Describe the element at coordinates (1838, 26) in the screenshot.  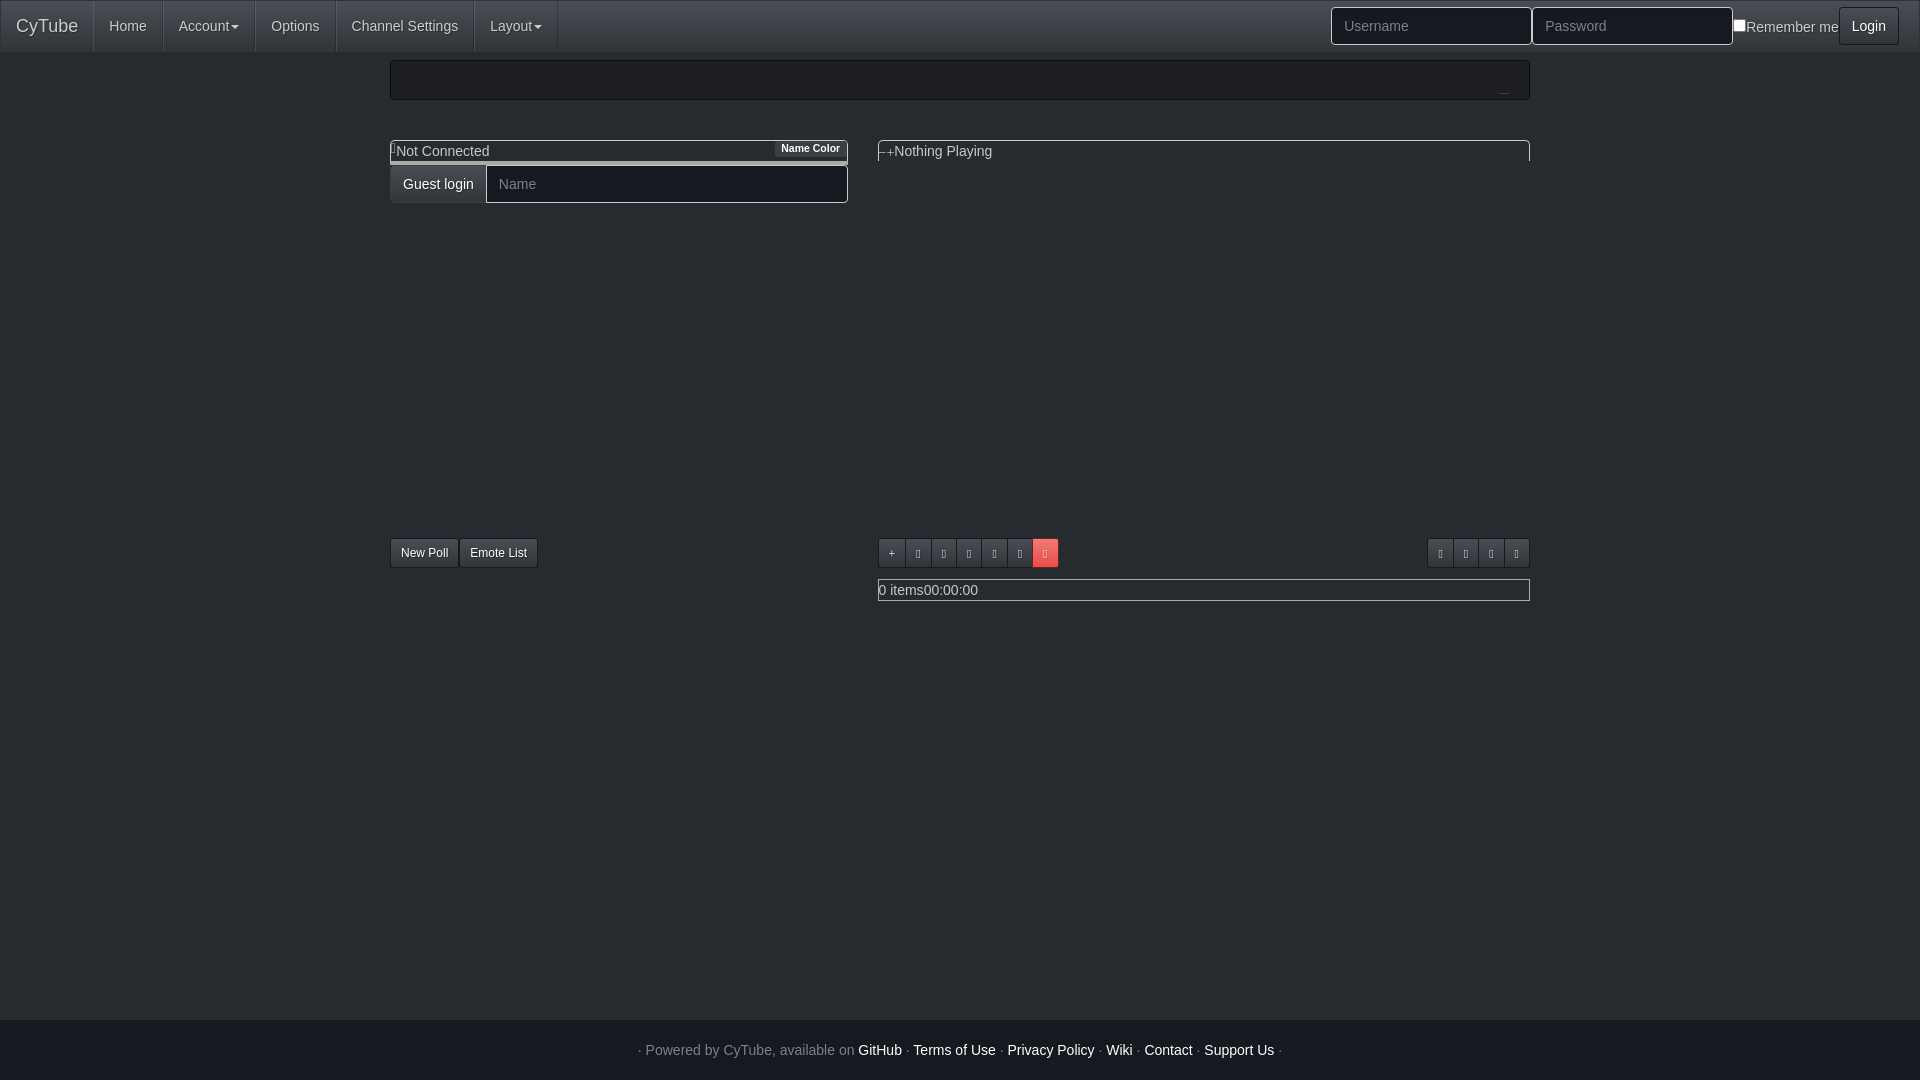
I see `'Login'` at that location.